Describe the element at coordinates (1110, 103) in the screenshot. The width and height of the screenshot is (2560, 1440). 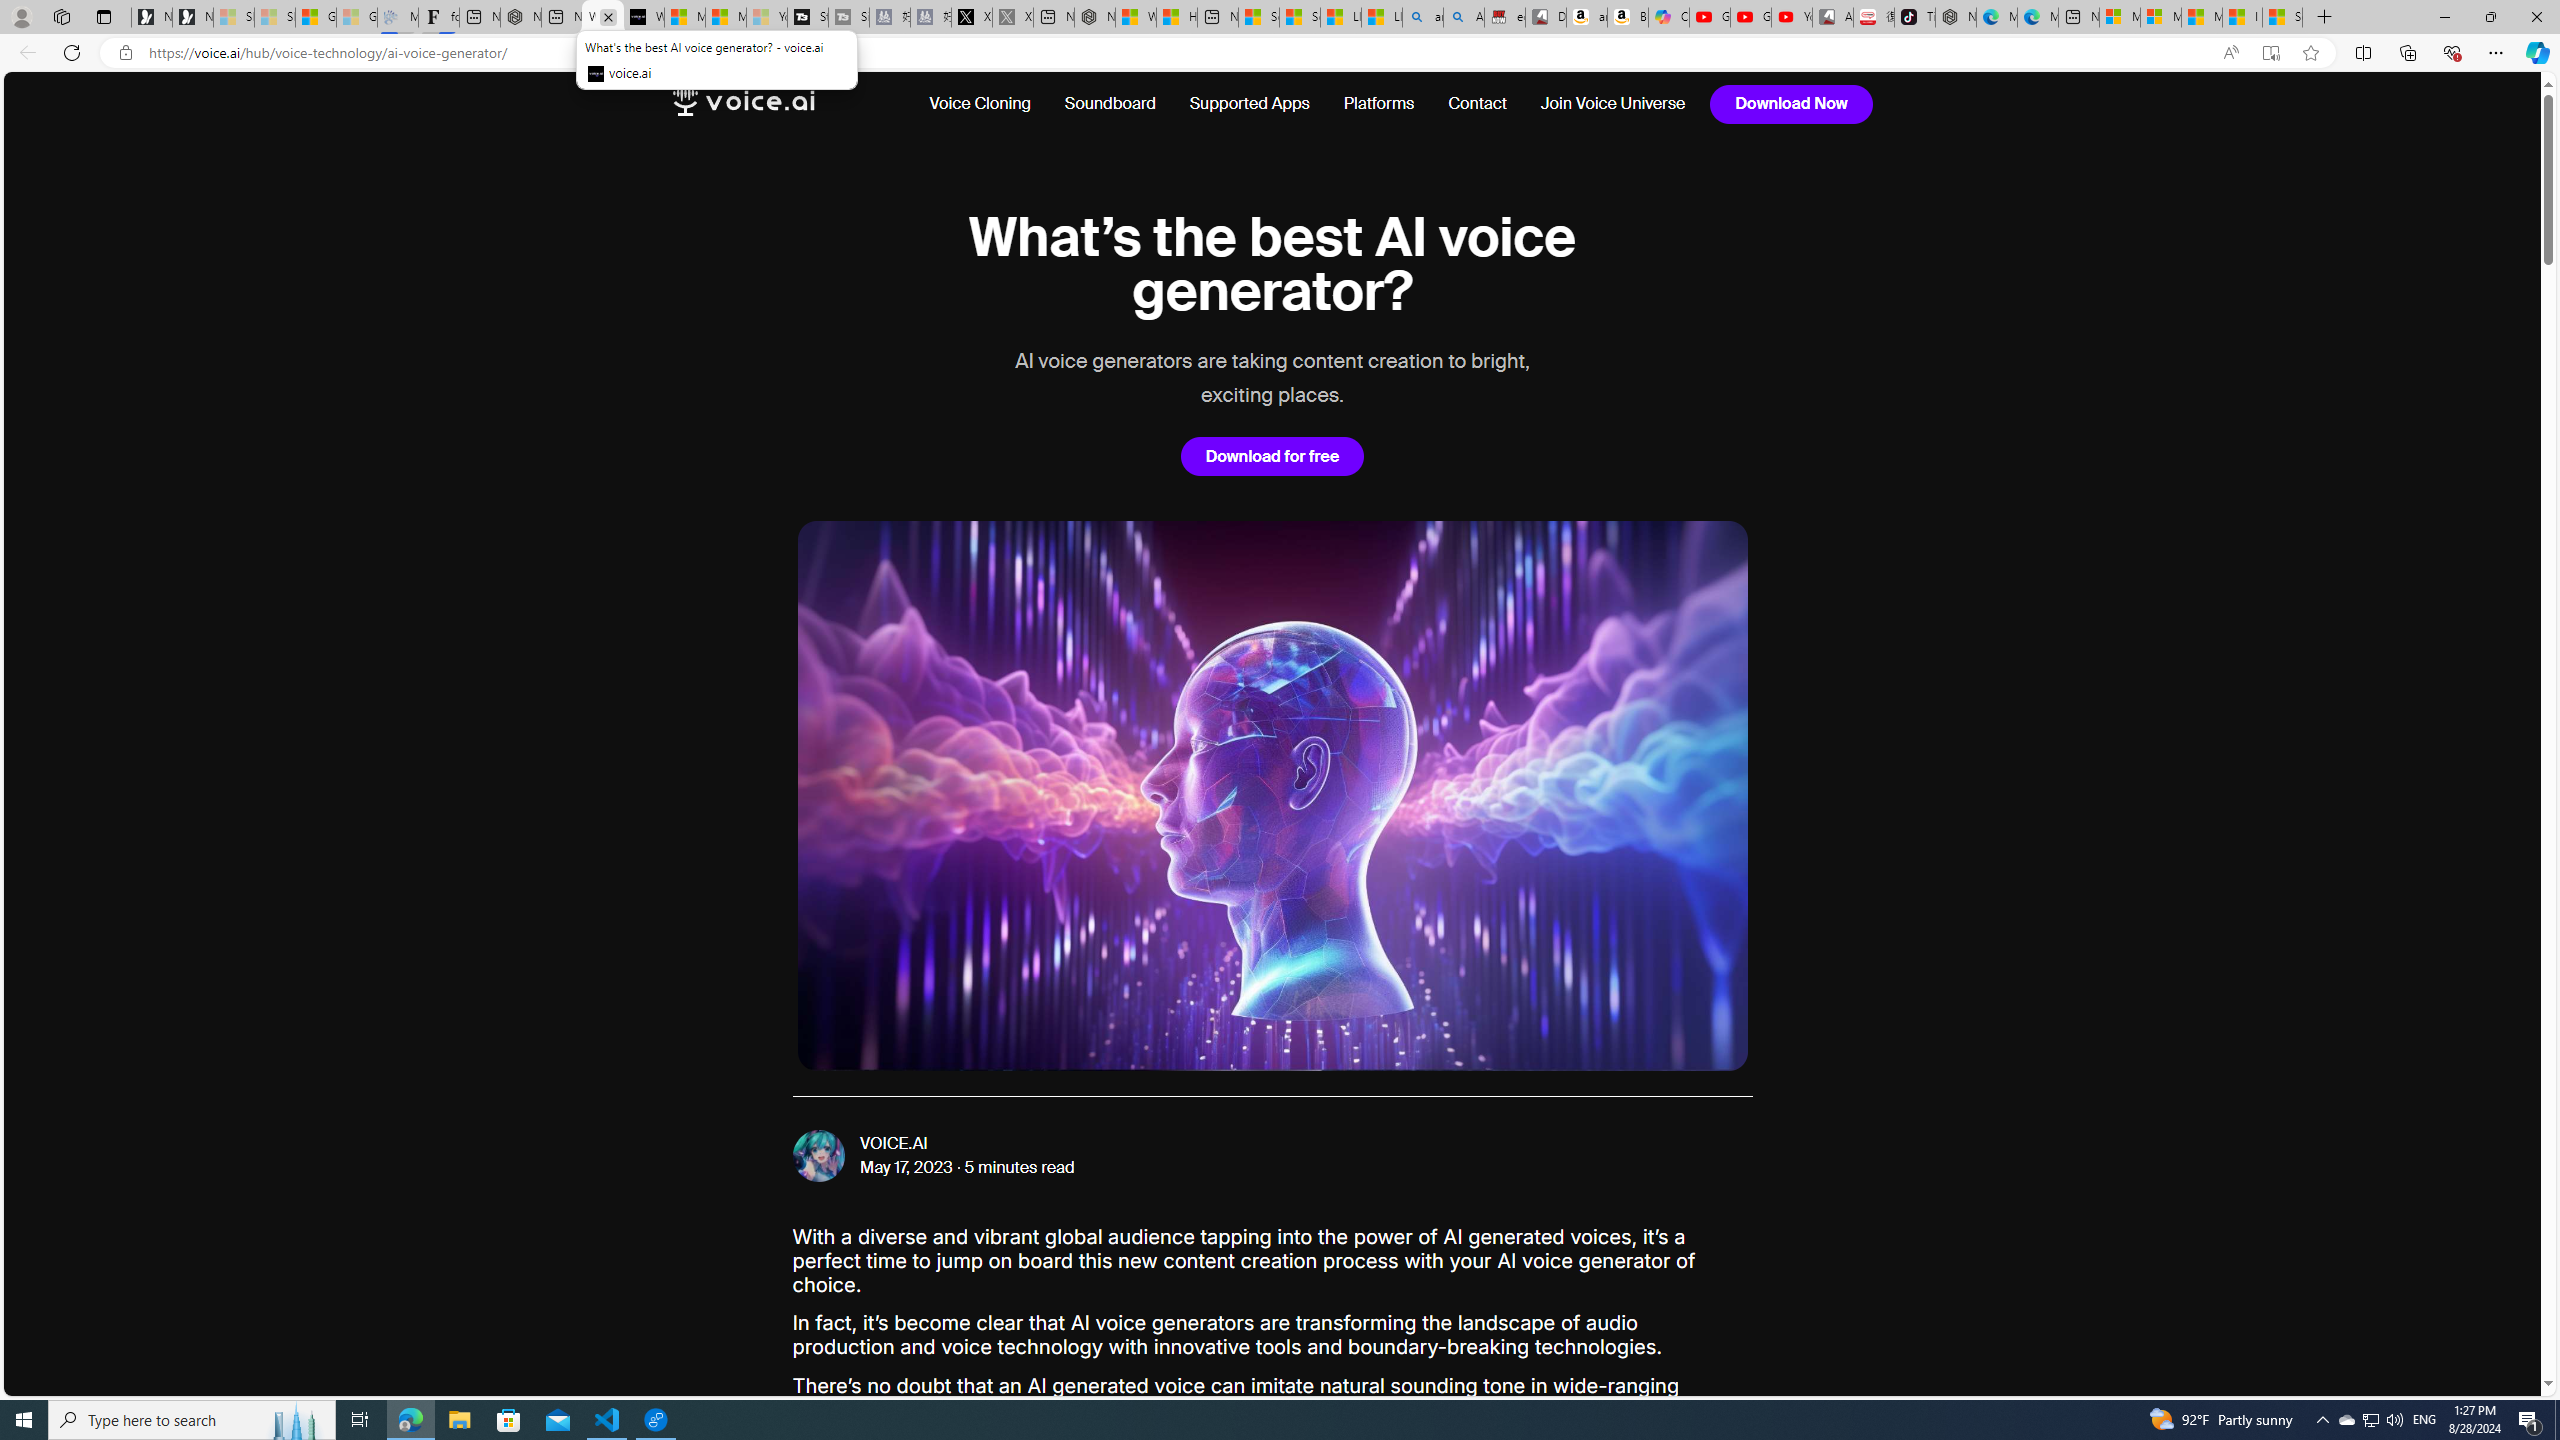
I see `'Soundboard'` at that location.